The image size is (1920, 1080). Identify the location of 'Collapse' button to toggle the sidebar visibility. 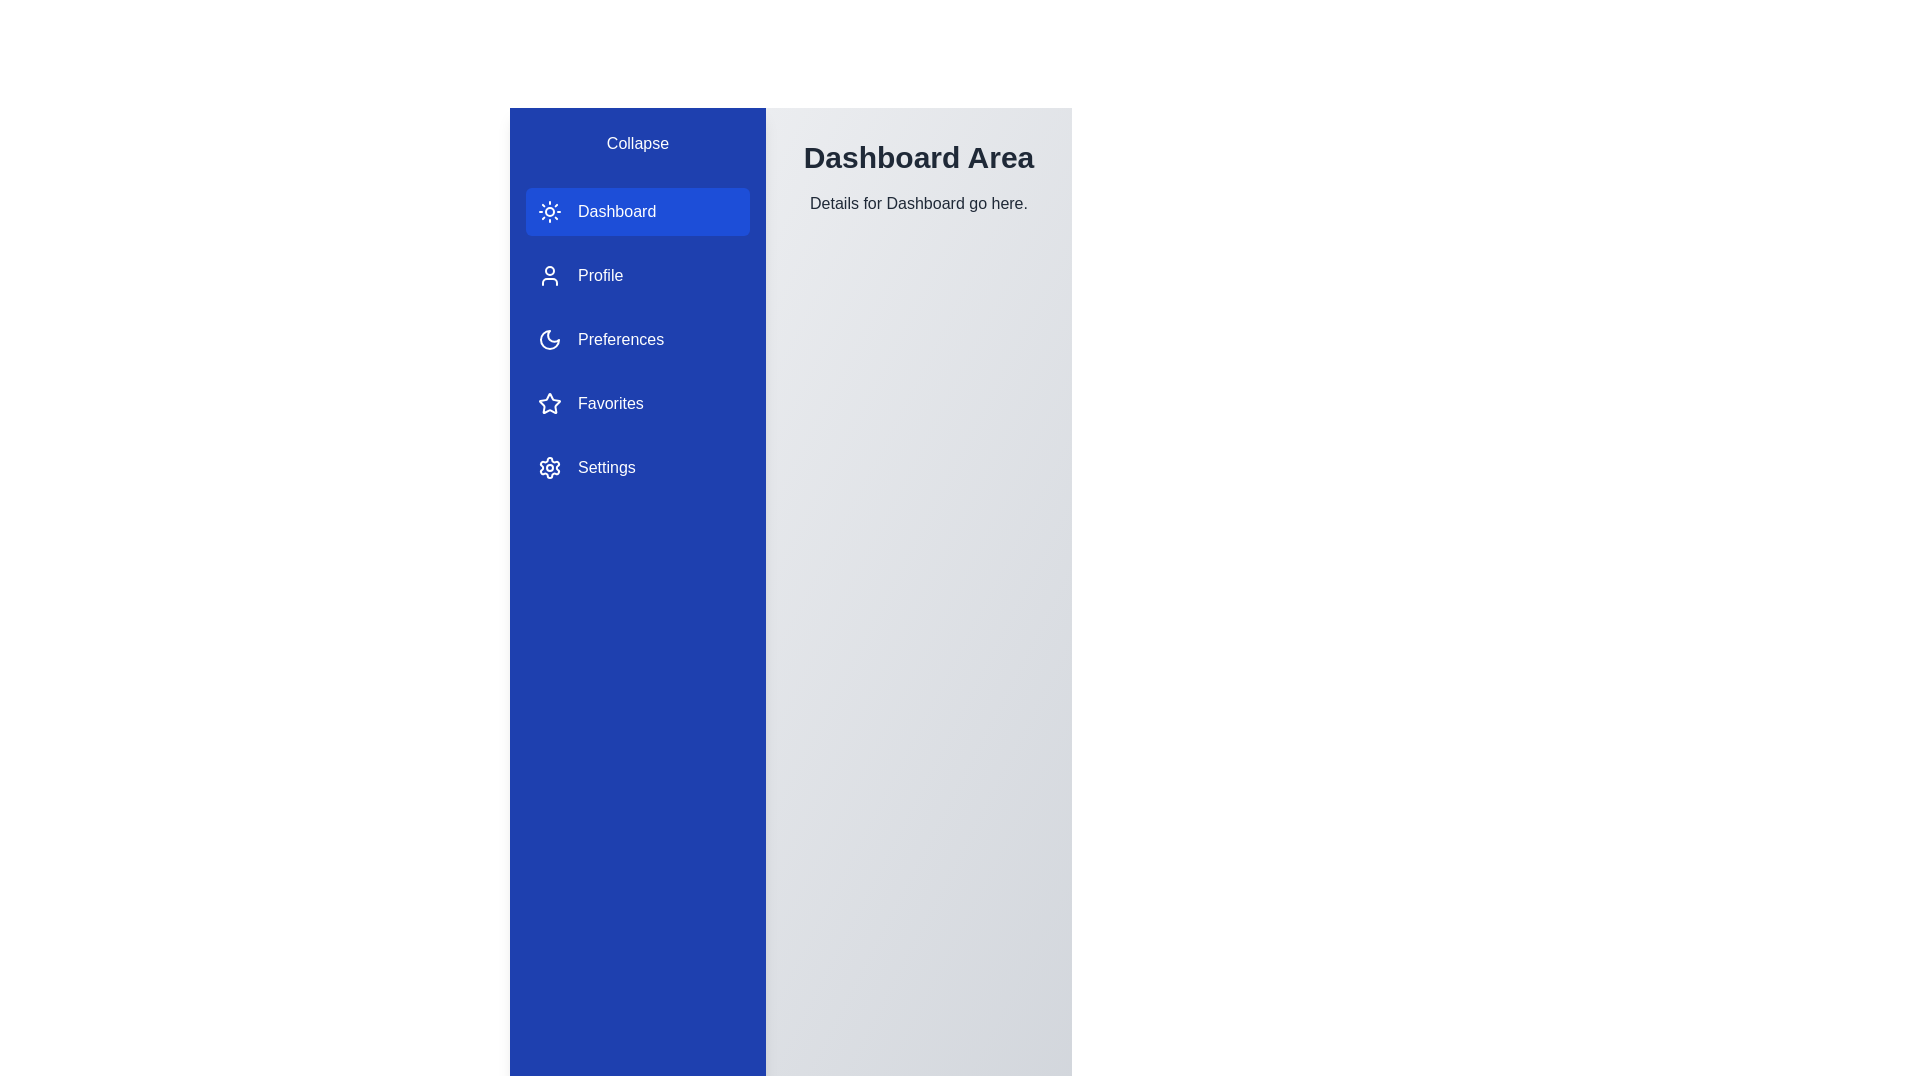
(637, 142).